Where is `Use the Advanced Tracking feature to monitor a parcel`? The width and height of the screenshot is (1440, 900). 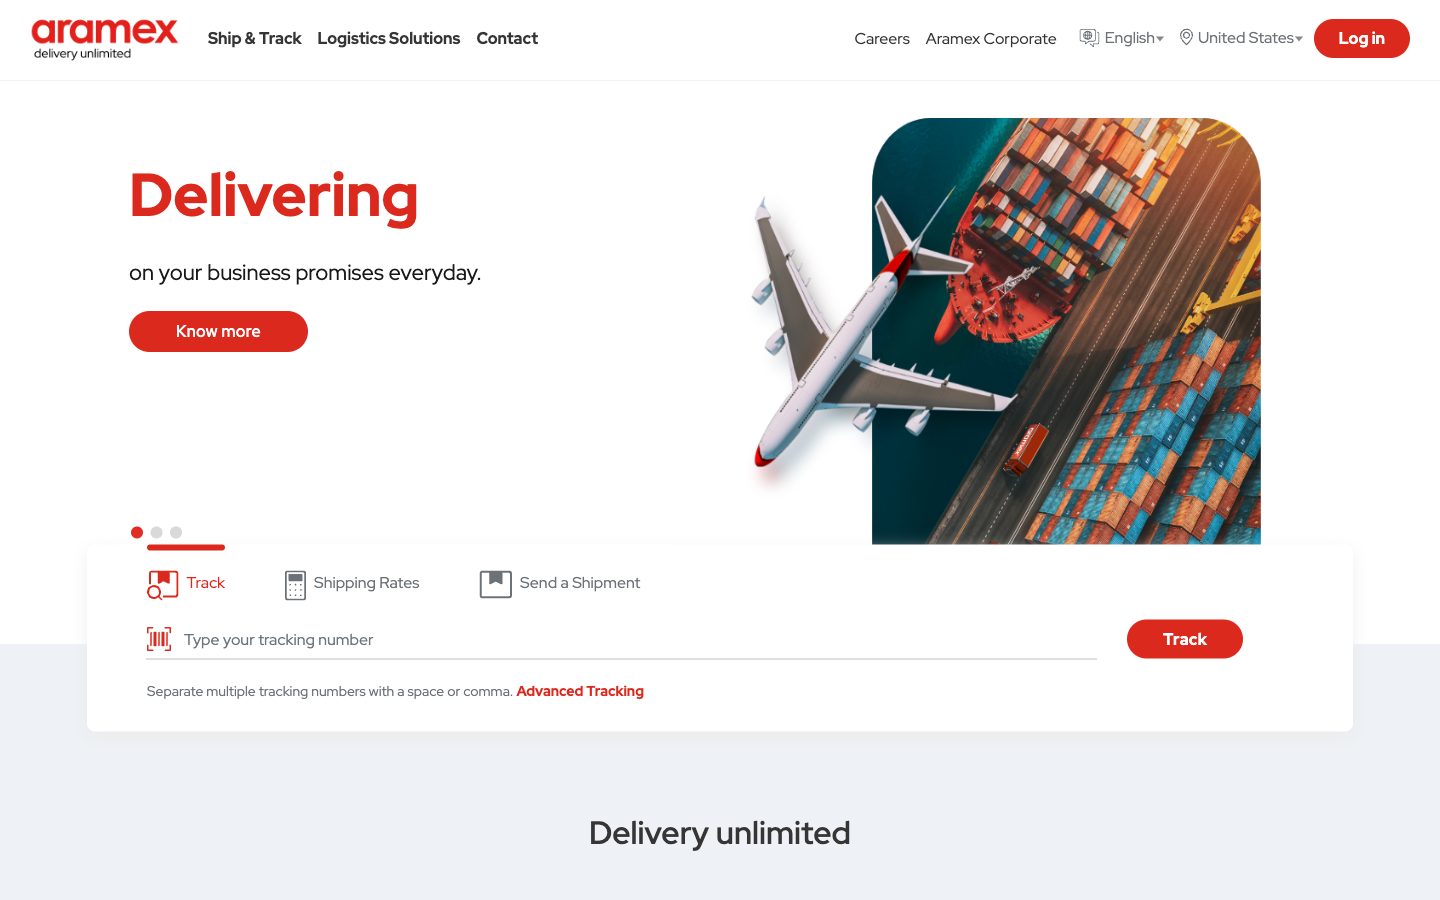
Use the Advanced Tracking feature to monitor a parcel is located at coordinates (580, 689).